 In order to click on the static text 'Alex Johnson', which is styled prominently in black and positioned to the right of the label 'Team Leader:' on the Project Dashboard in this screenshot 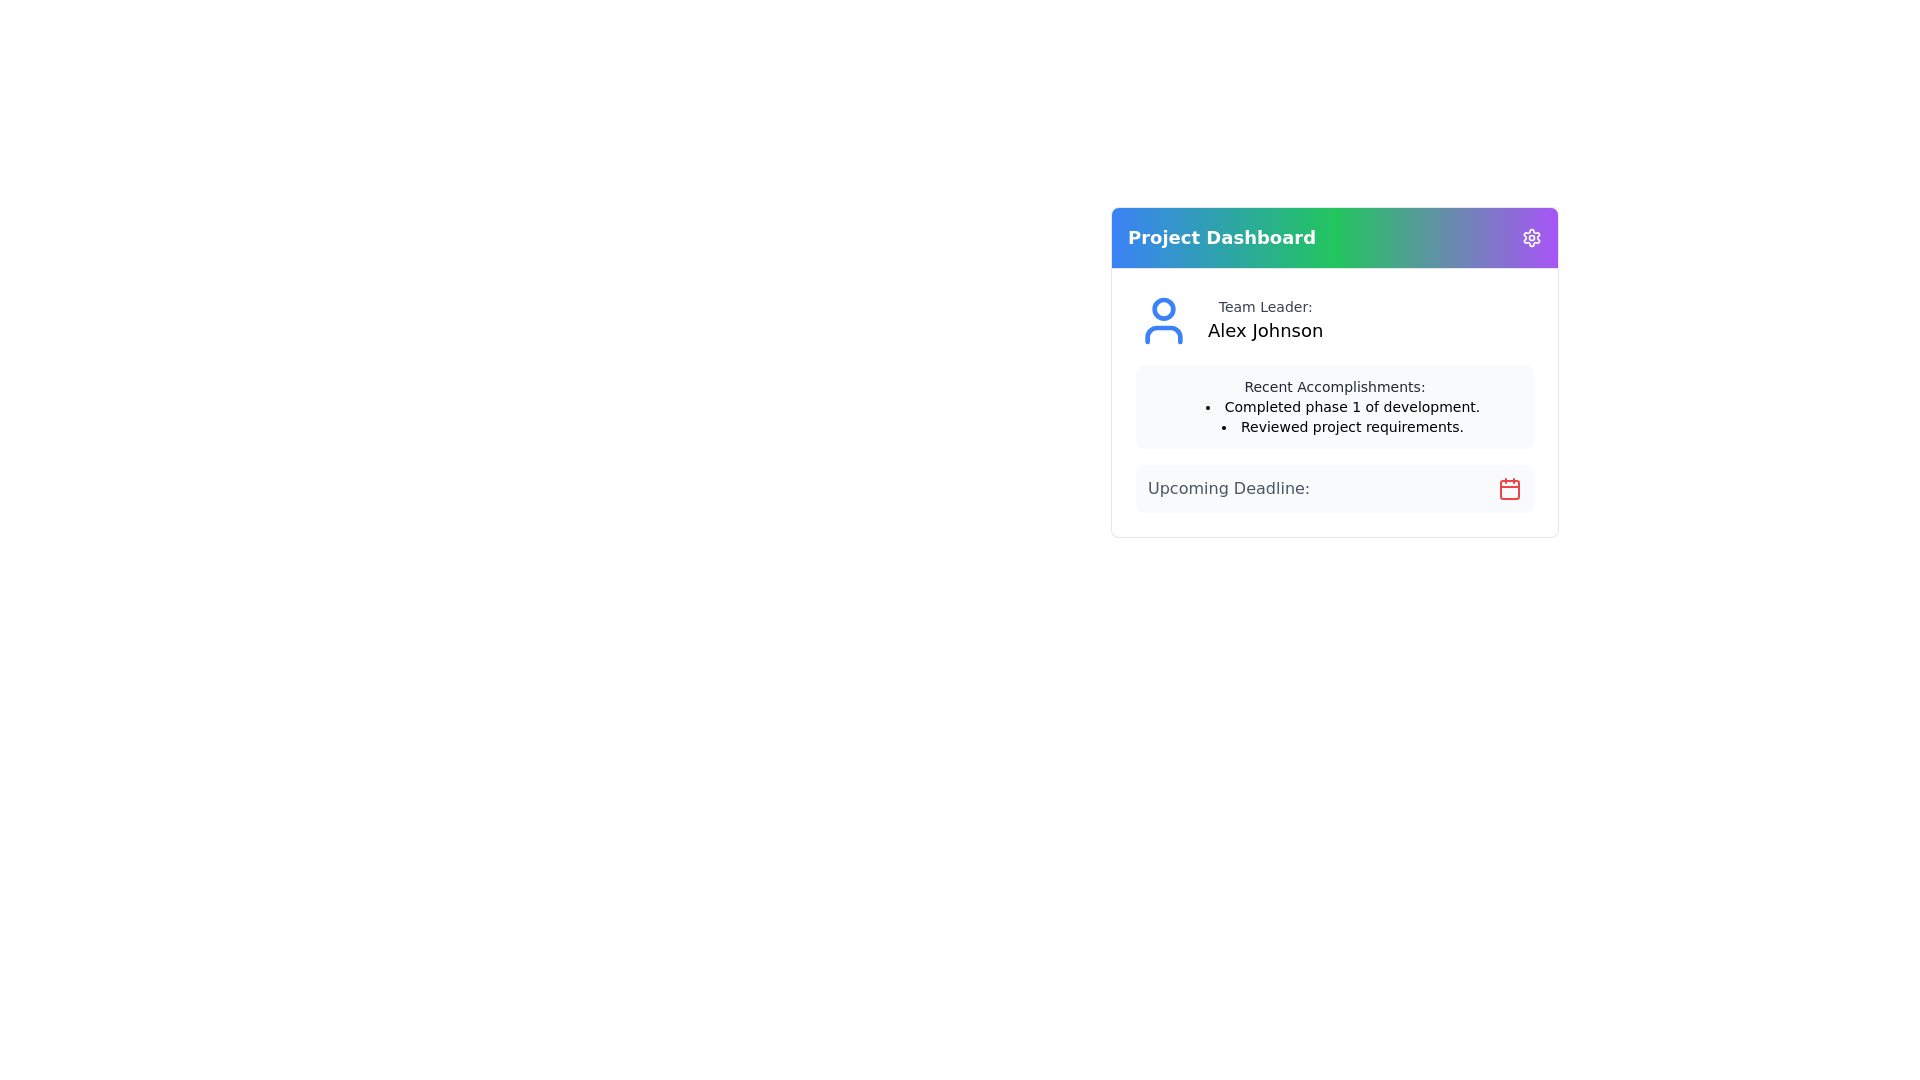, I will do `click(1264, 330)`.